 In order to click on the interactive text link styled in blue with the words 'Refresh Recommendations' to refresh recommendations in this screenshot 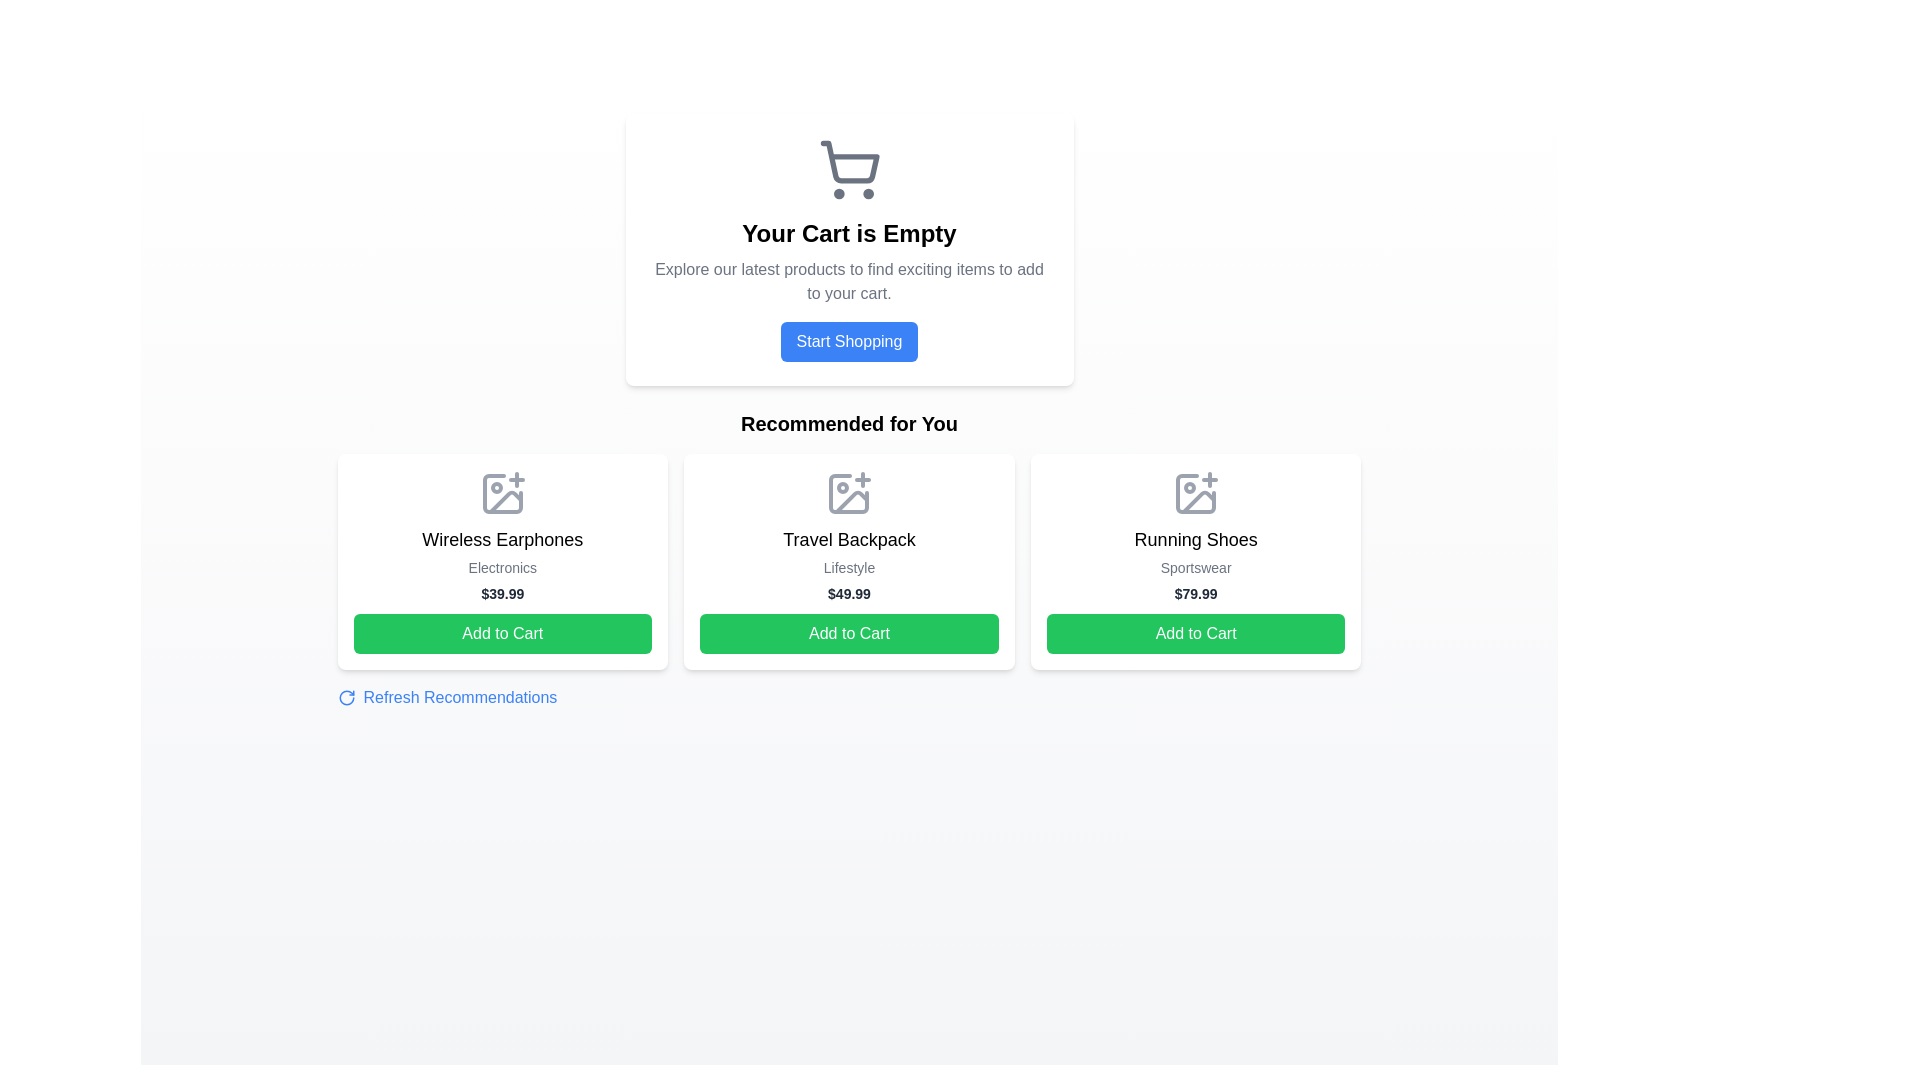, I will do `click(446, 697)`.